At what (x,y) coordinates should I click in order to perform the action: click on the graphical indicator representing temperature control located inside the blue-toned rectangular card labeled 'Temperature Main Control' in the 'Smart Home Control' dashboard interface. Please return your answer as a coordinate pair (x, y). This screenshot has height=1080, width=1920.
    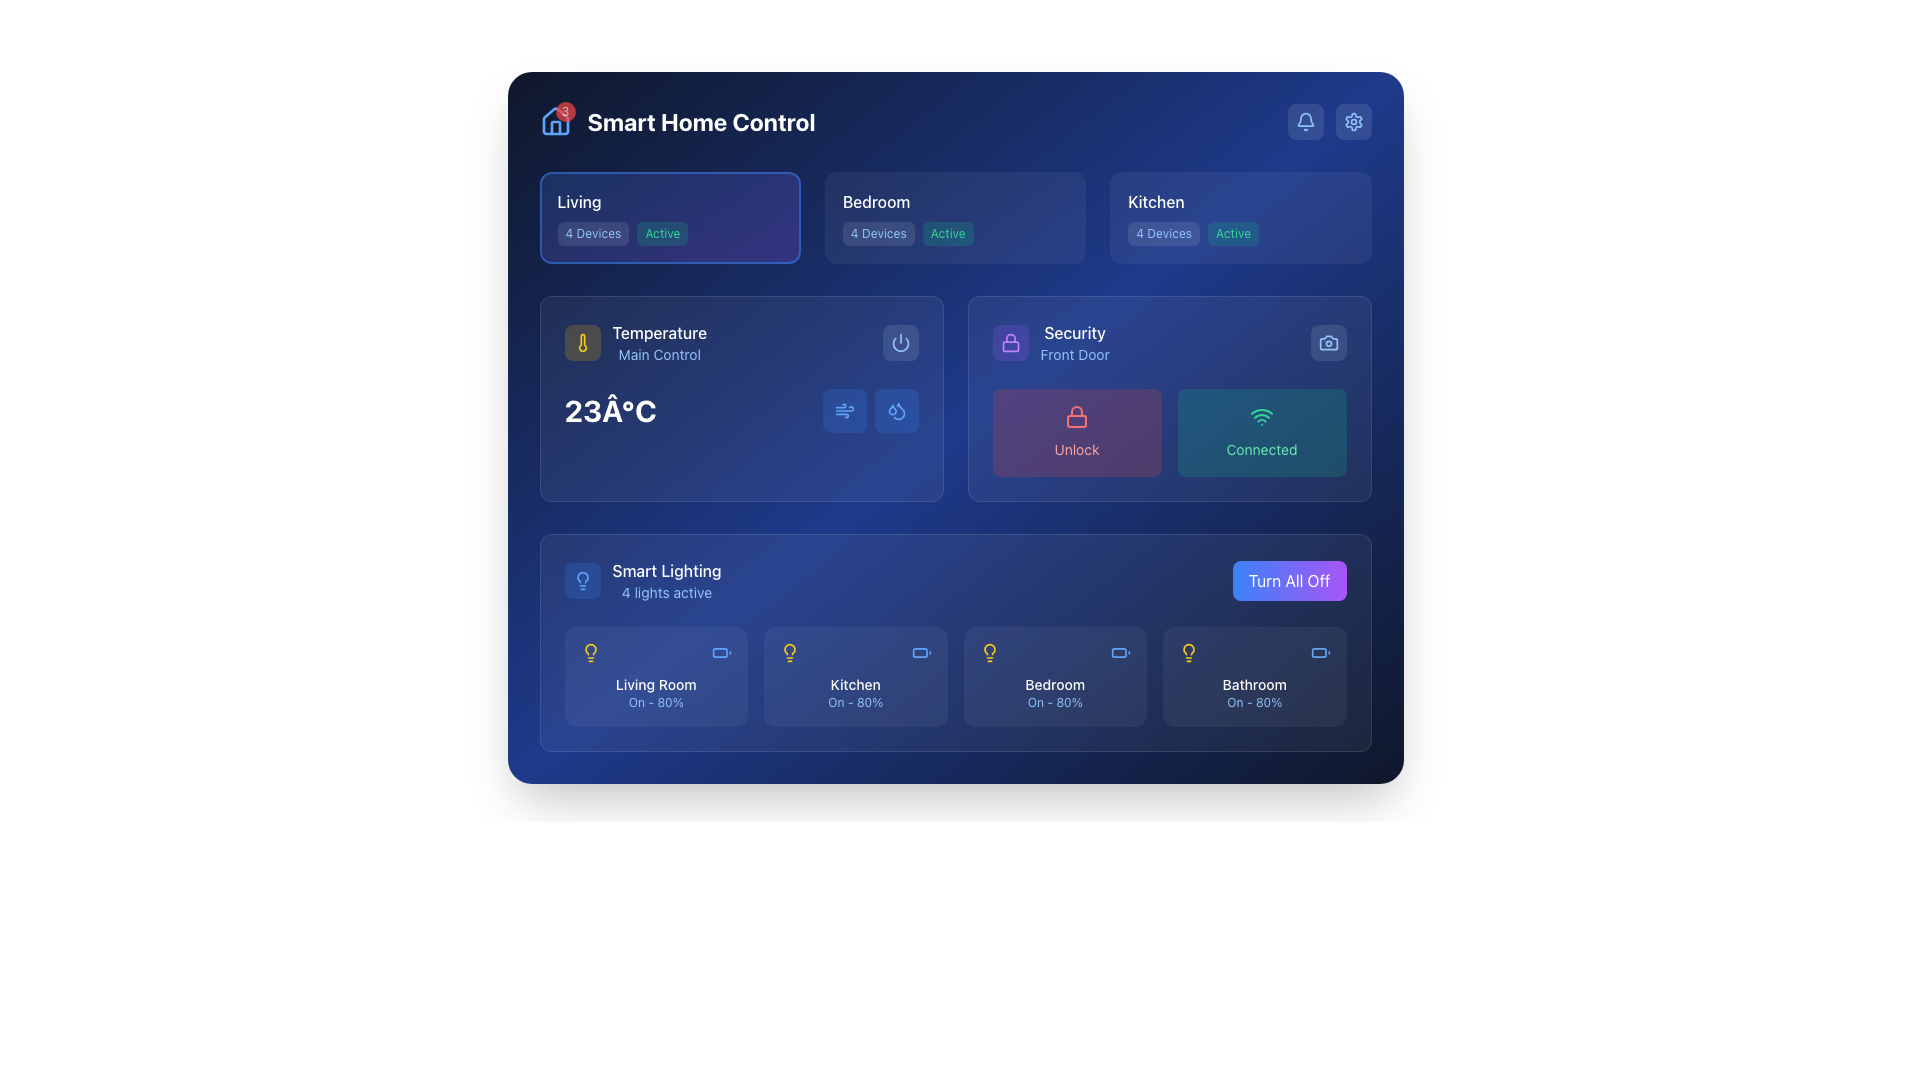
    Looking at the image, I should click on (895, 410).